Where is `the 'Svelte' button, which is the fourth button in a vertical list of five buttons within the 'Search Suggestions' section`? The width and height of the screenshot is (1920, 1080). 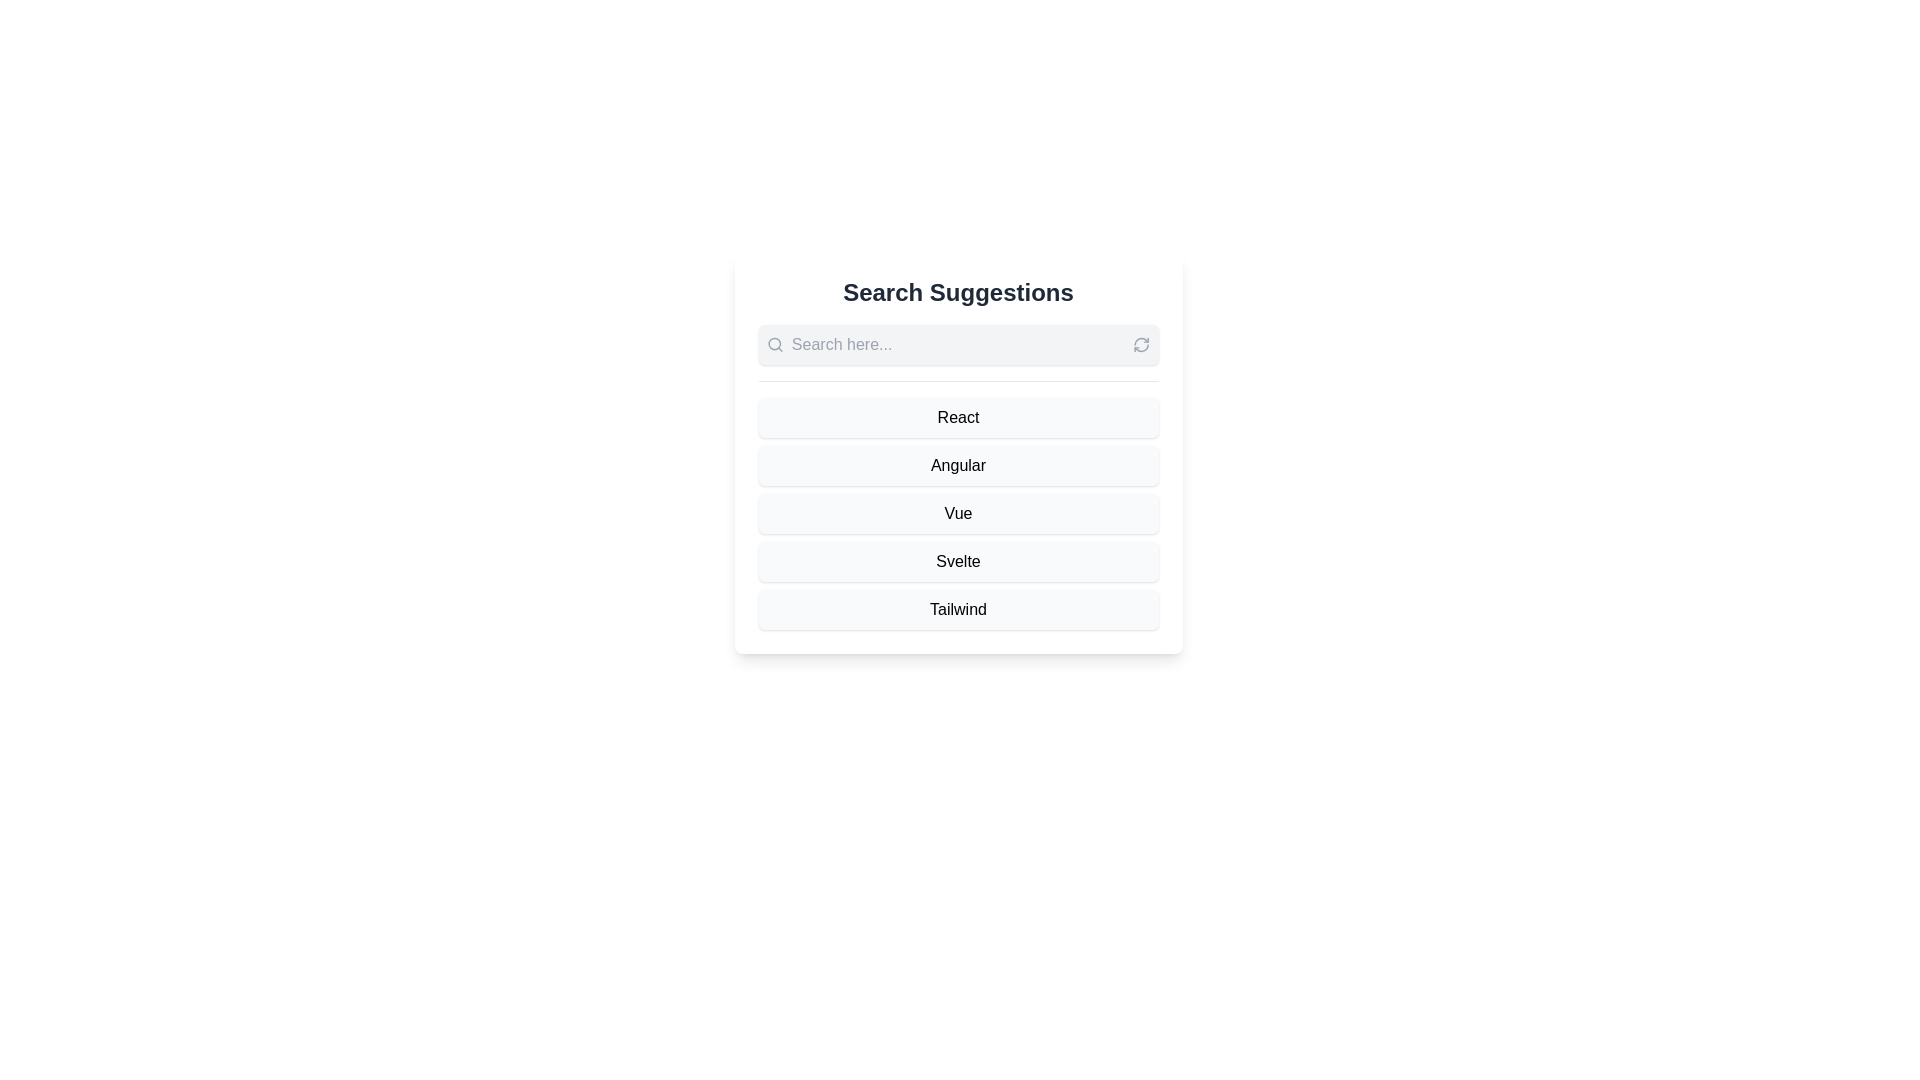 the 'Svelte' button, which is the fourth button in a vertical list of five buttons within the 'Search Suggestions' section is located at coordinates (957, 562).